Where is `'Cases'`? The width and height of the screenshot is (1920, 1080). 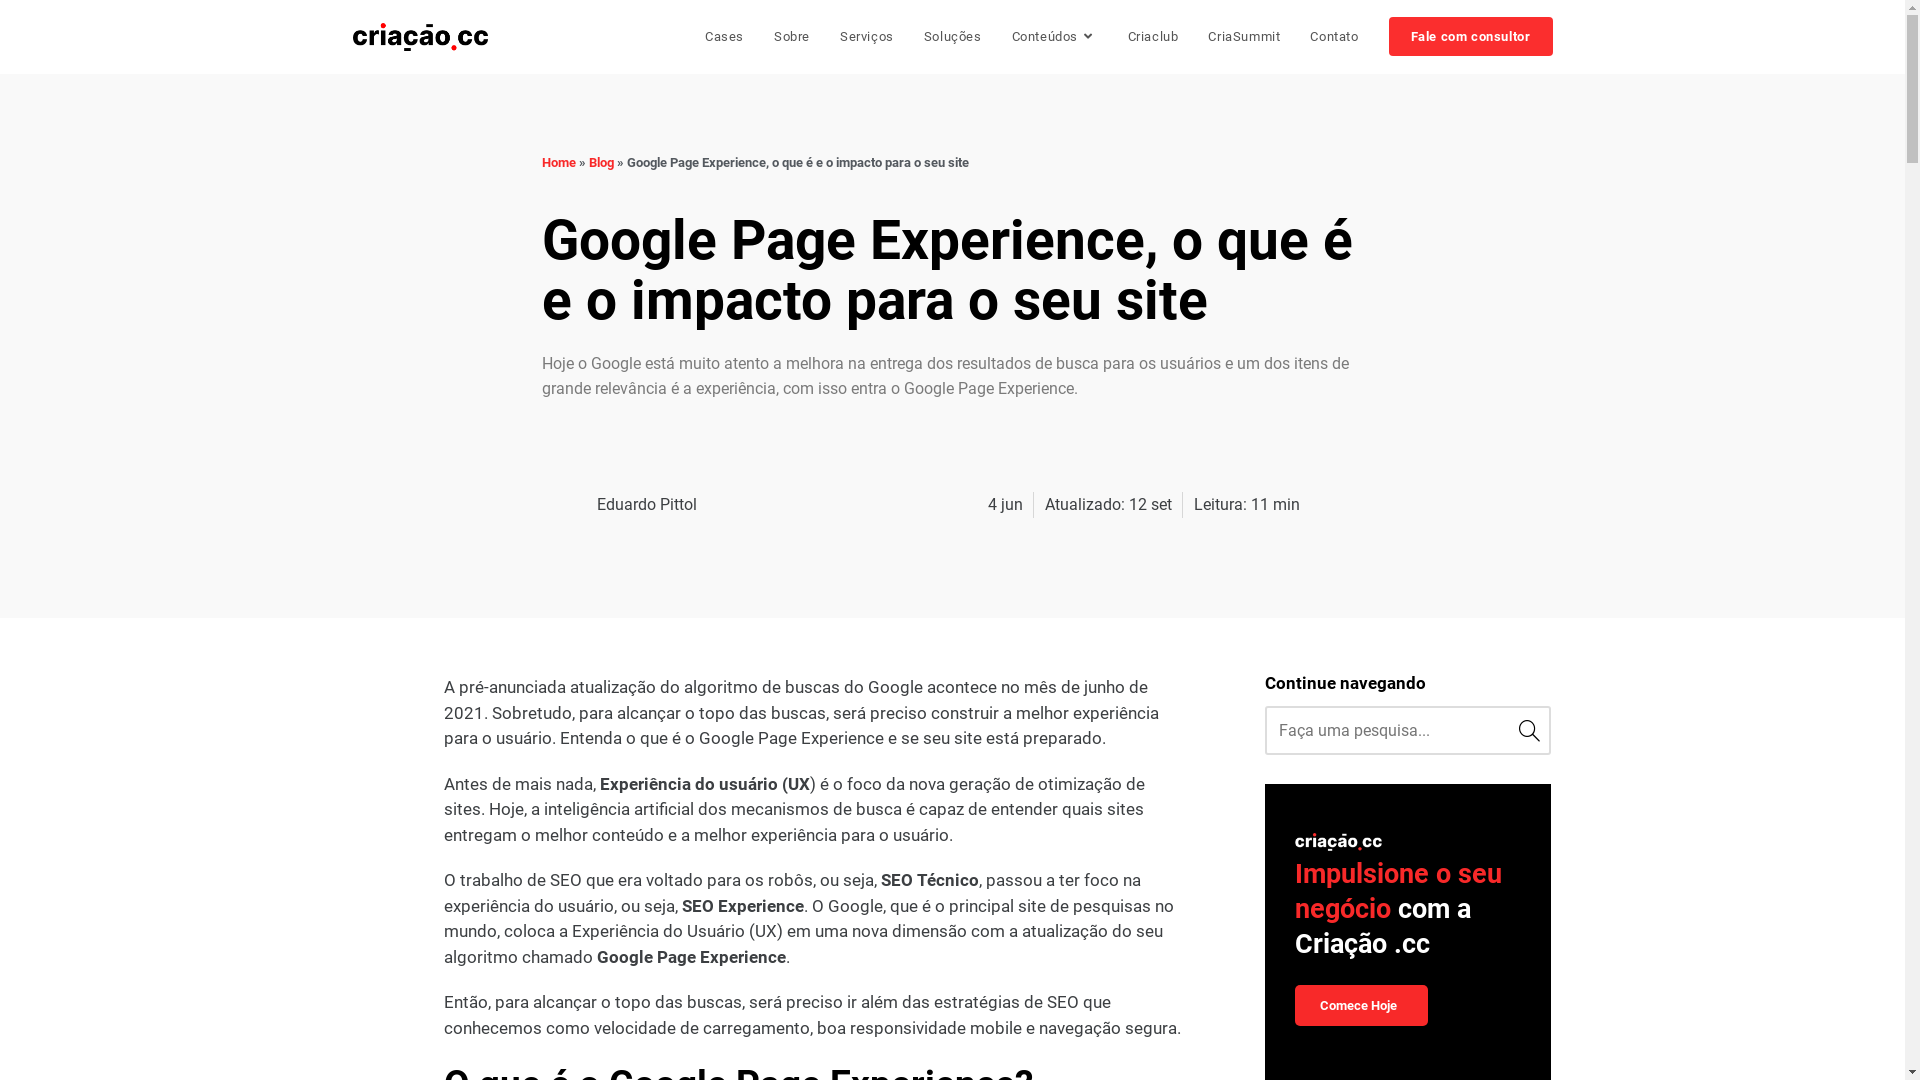
'Cases' is located at coordinates (723, 37).